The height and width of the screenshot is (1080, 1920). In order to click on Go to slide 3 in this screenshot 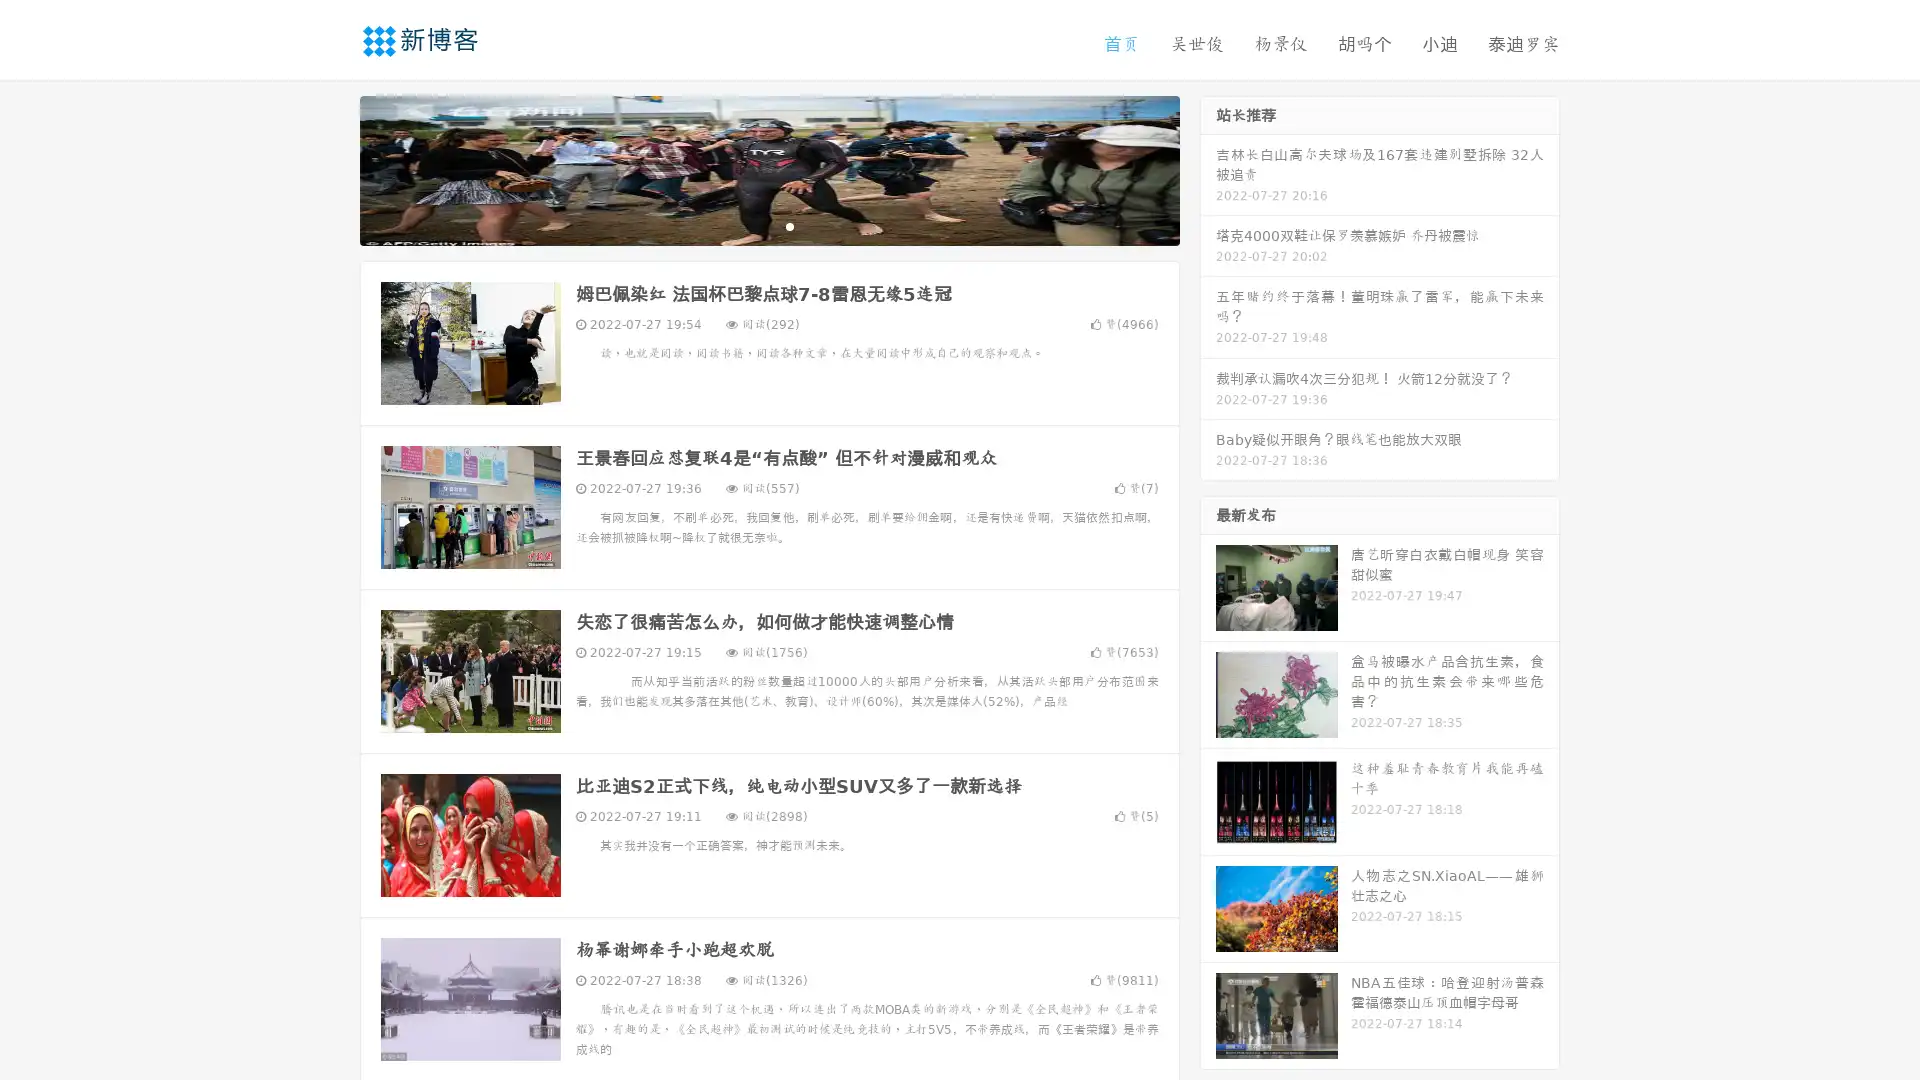, I will do `click(789, 225)`.